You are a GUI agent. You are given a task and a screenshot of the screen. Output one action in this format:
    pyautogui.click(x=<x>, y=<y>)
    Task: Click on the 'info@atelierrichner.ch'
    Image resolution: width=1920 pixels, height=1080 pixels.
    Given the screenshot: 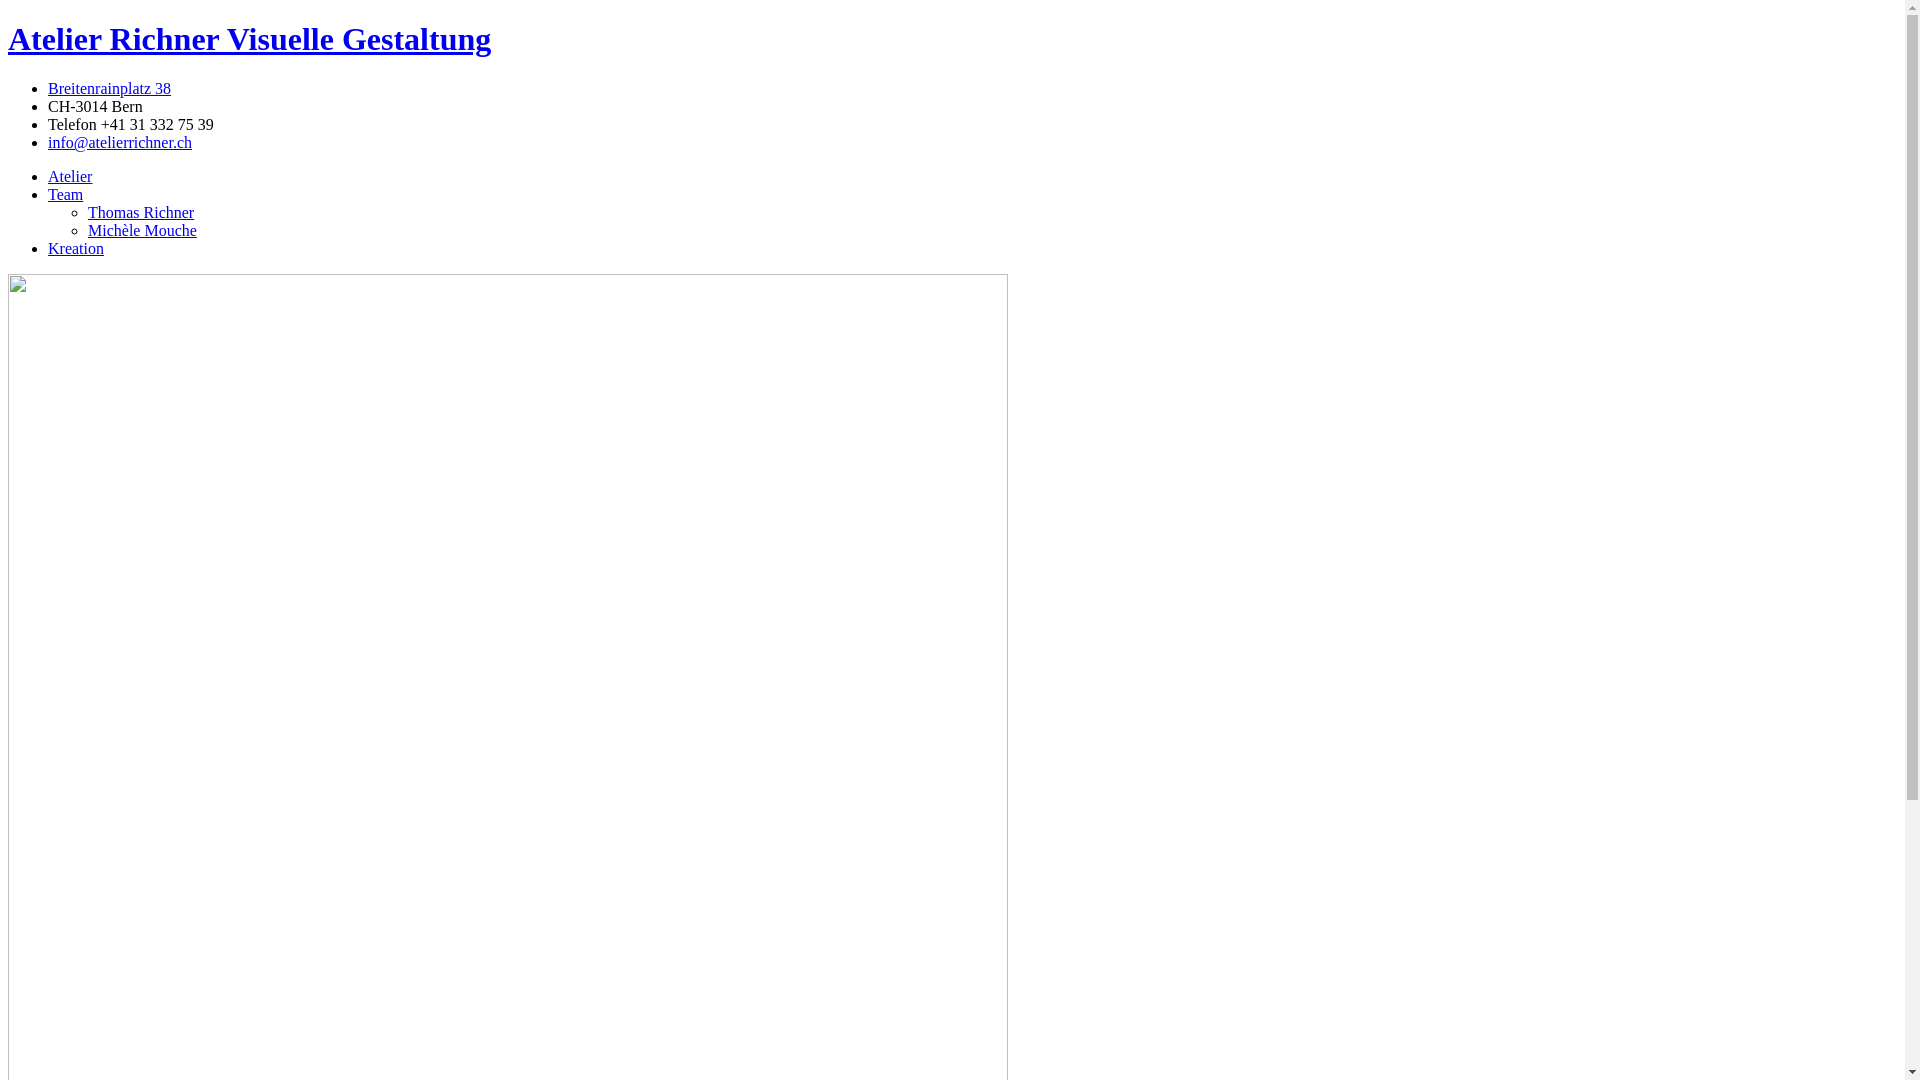 What is the action you would take?
    pyautogui.click(x=48, y=141)
    